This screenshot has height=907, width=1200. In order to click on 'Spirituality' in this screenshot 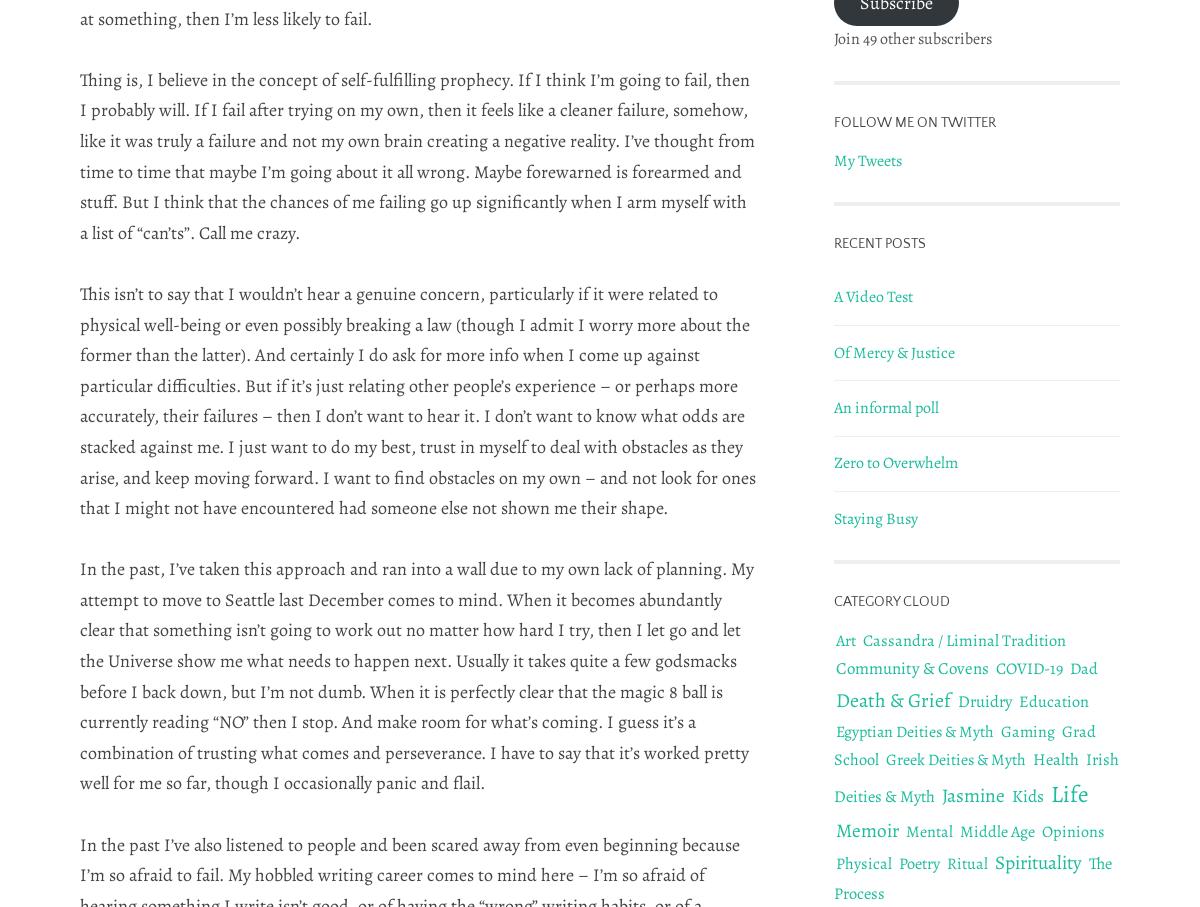, I will do `click(1038, 861)`.